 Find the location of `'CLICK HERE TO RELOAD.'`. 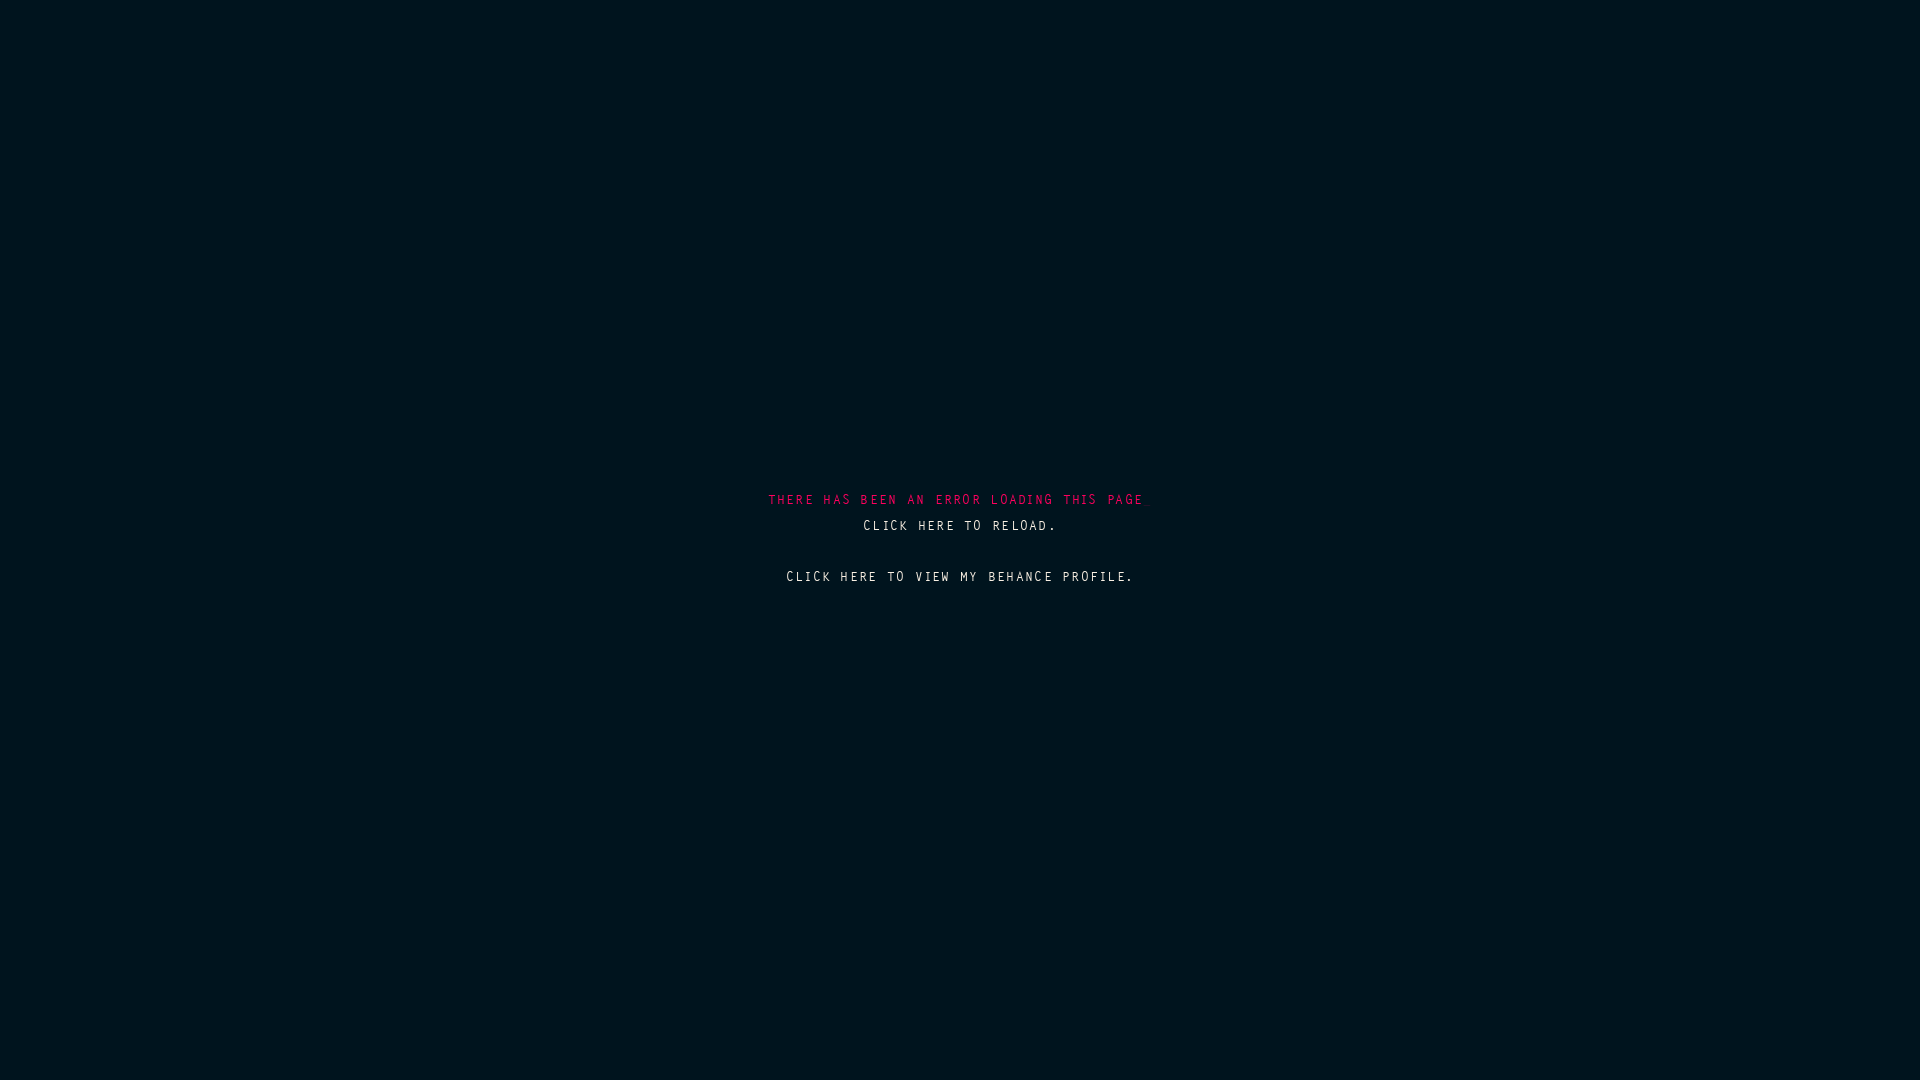

'CLICK HERE TO RELOAD.' is located at coordinates (960, 524).